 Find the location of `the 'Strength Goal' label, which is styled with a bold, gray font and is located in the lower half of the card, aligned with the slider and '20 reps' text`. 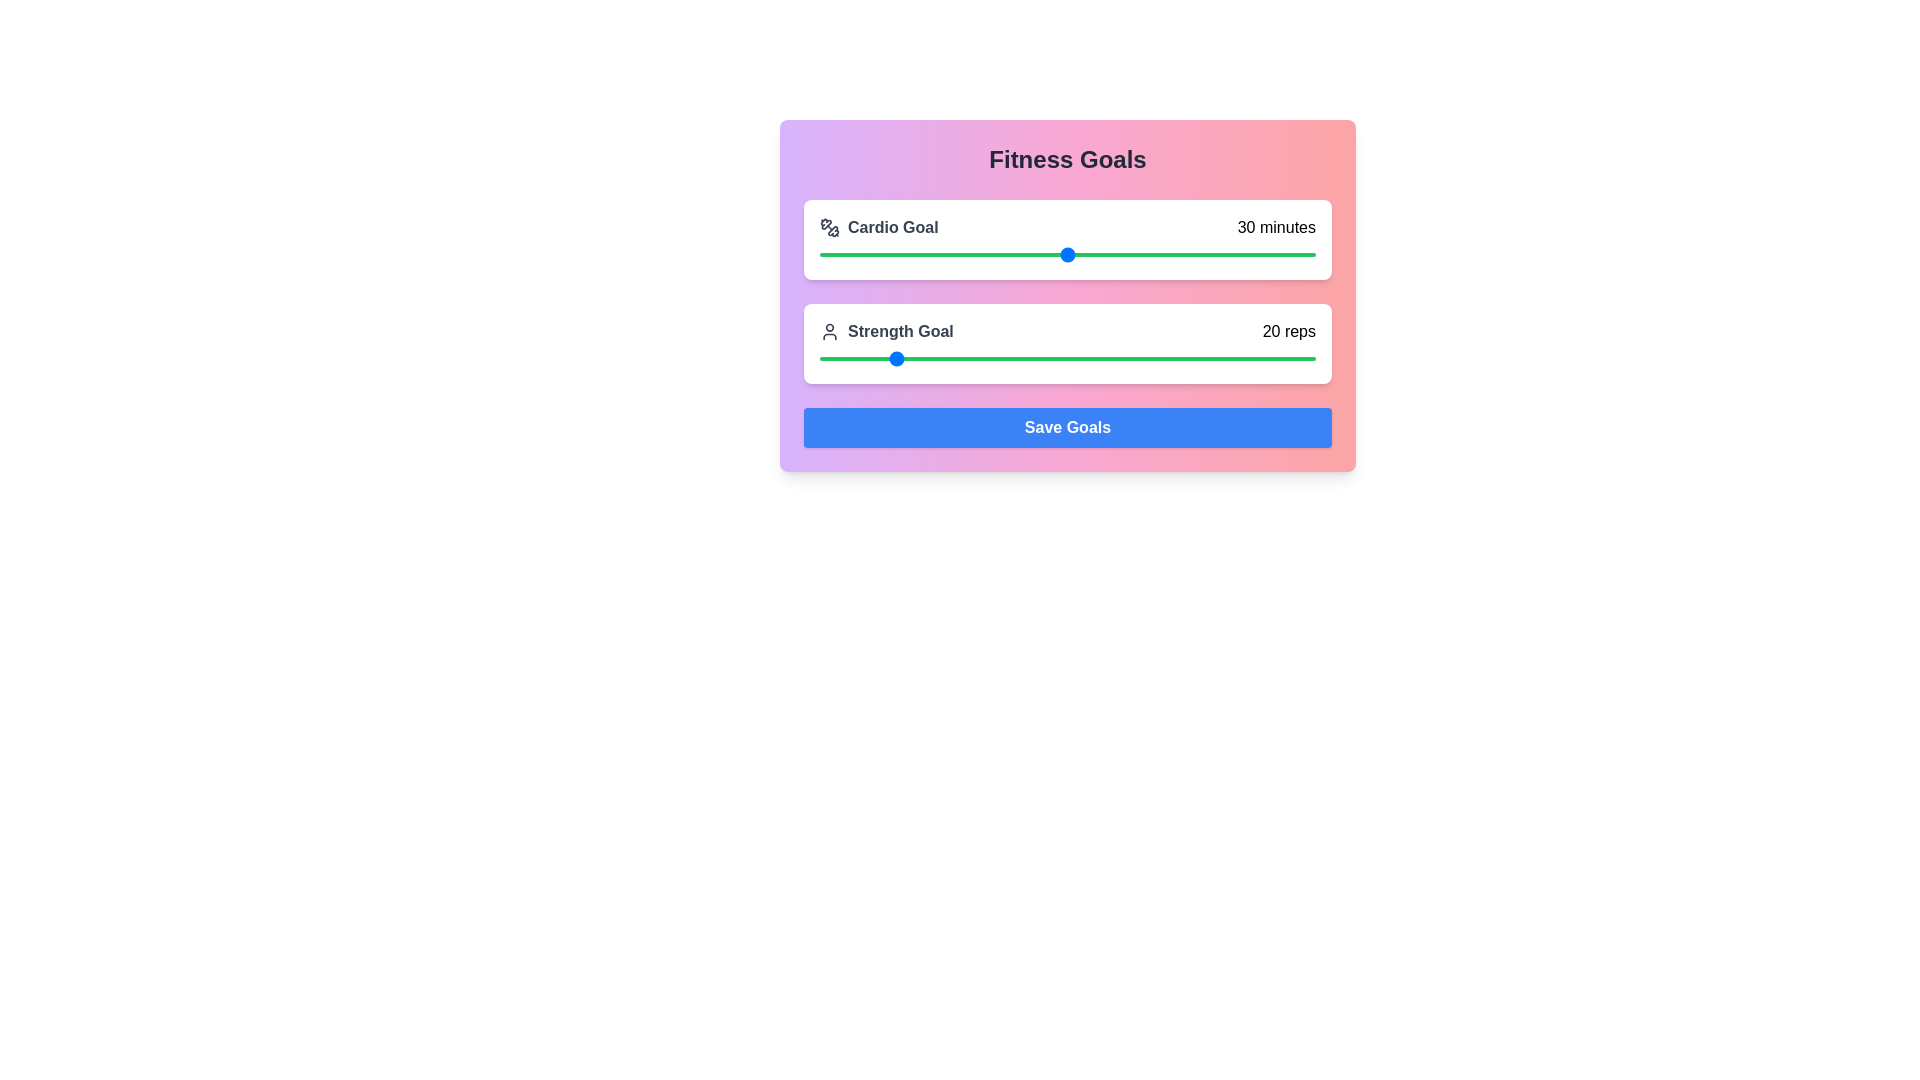

the 'Strength Goal' label, which is styled with a bold, gray font and is located in the lower half of the card, aligned with the slider and '20 reps' text is located at coordinates (885, 330).